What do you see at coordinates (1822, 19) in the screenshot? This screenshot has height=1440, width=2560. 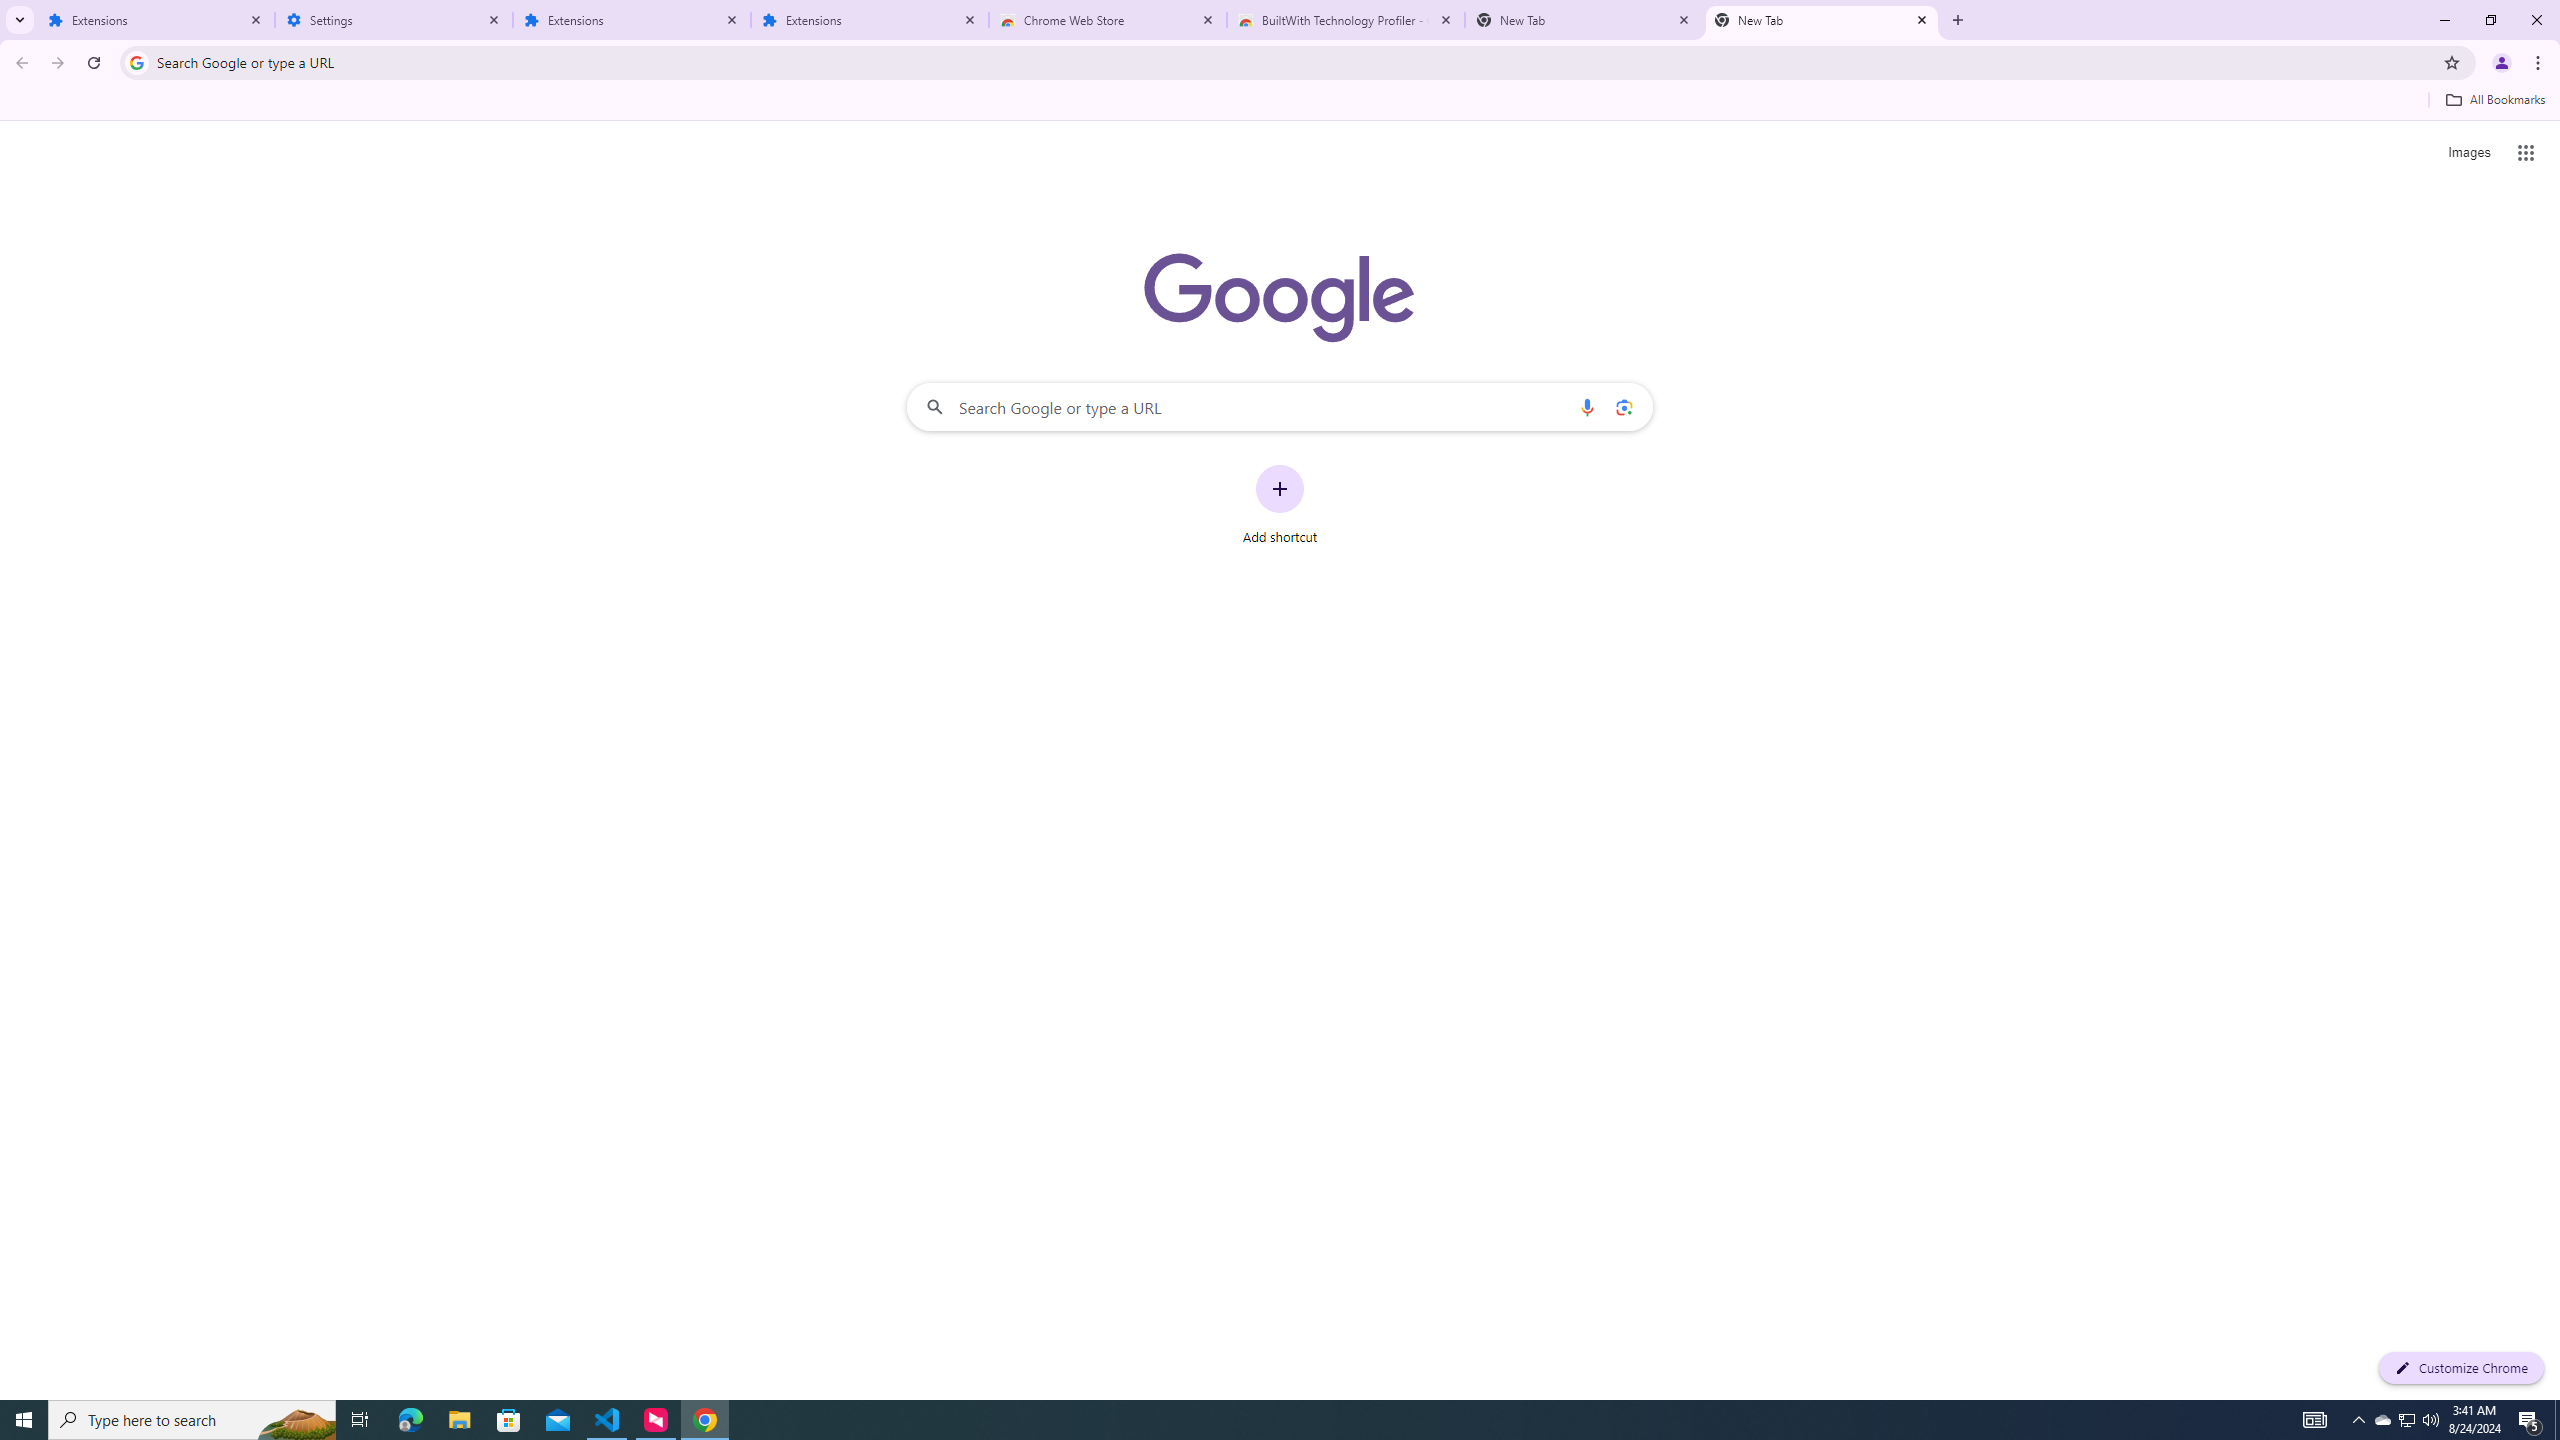 I see `'New Tab'` at bounding box center [1822, 19].